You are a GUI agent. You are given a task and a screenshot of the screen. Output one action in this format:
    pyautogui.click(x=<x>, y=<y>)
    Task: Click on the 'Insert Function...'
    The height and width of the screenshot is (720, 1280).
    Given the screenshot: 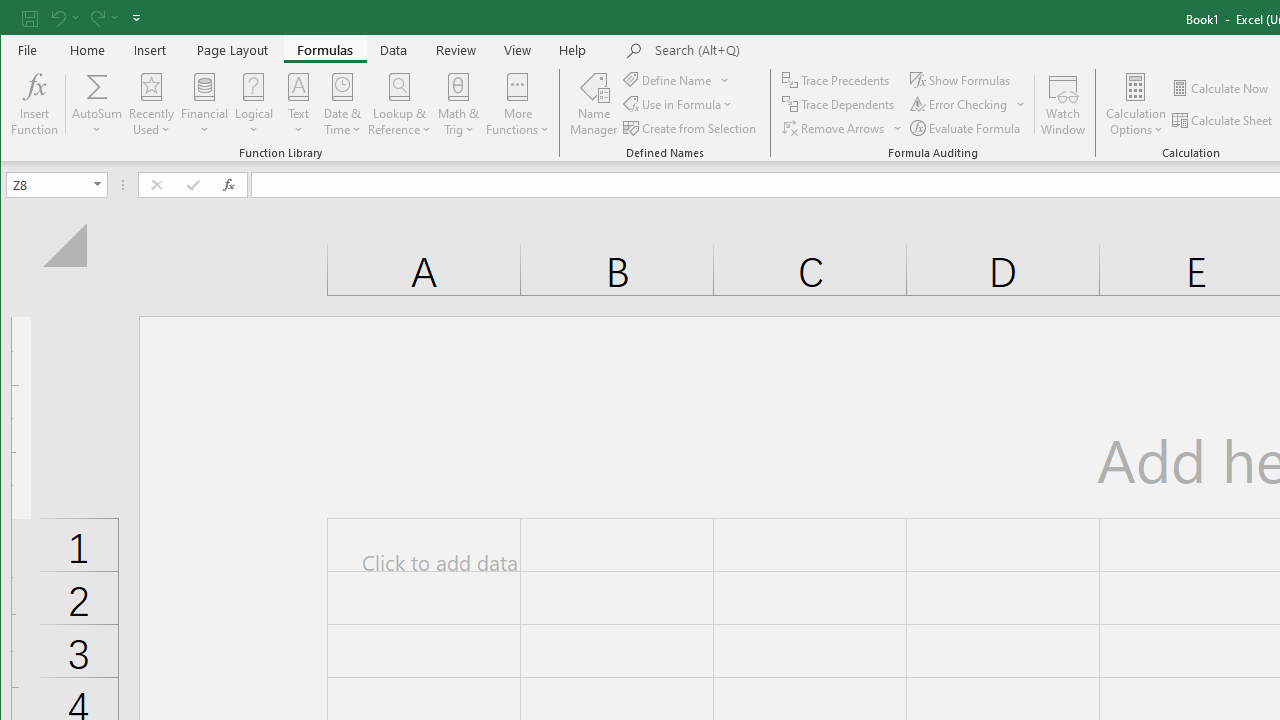 What is the action you would take?
    pyautogui.click(x=35, y=104)
    